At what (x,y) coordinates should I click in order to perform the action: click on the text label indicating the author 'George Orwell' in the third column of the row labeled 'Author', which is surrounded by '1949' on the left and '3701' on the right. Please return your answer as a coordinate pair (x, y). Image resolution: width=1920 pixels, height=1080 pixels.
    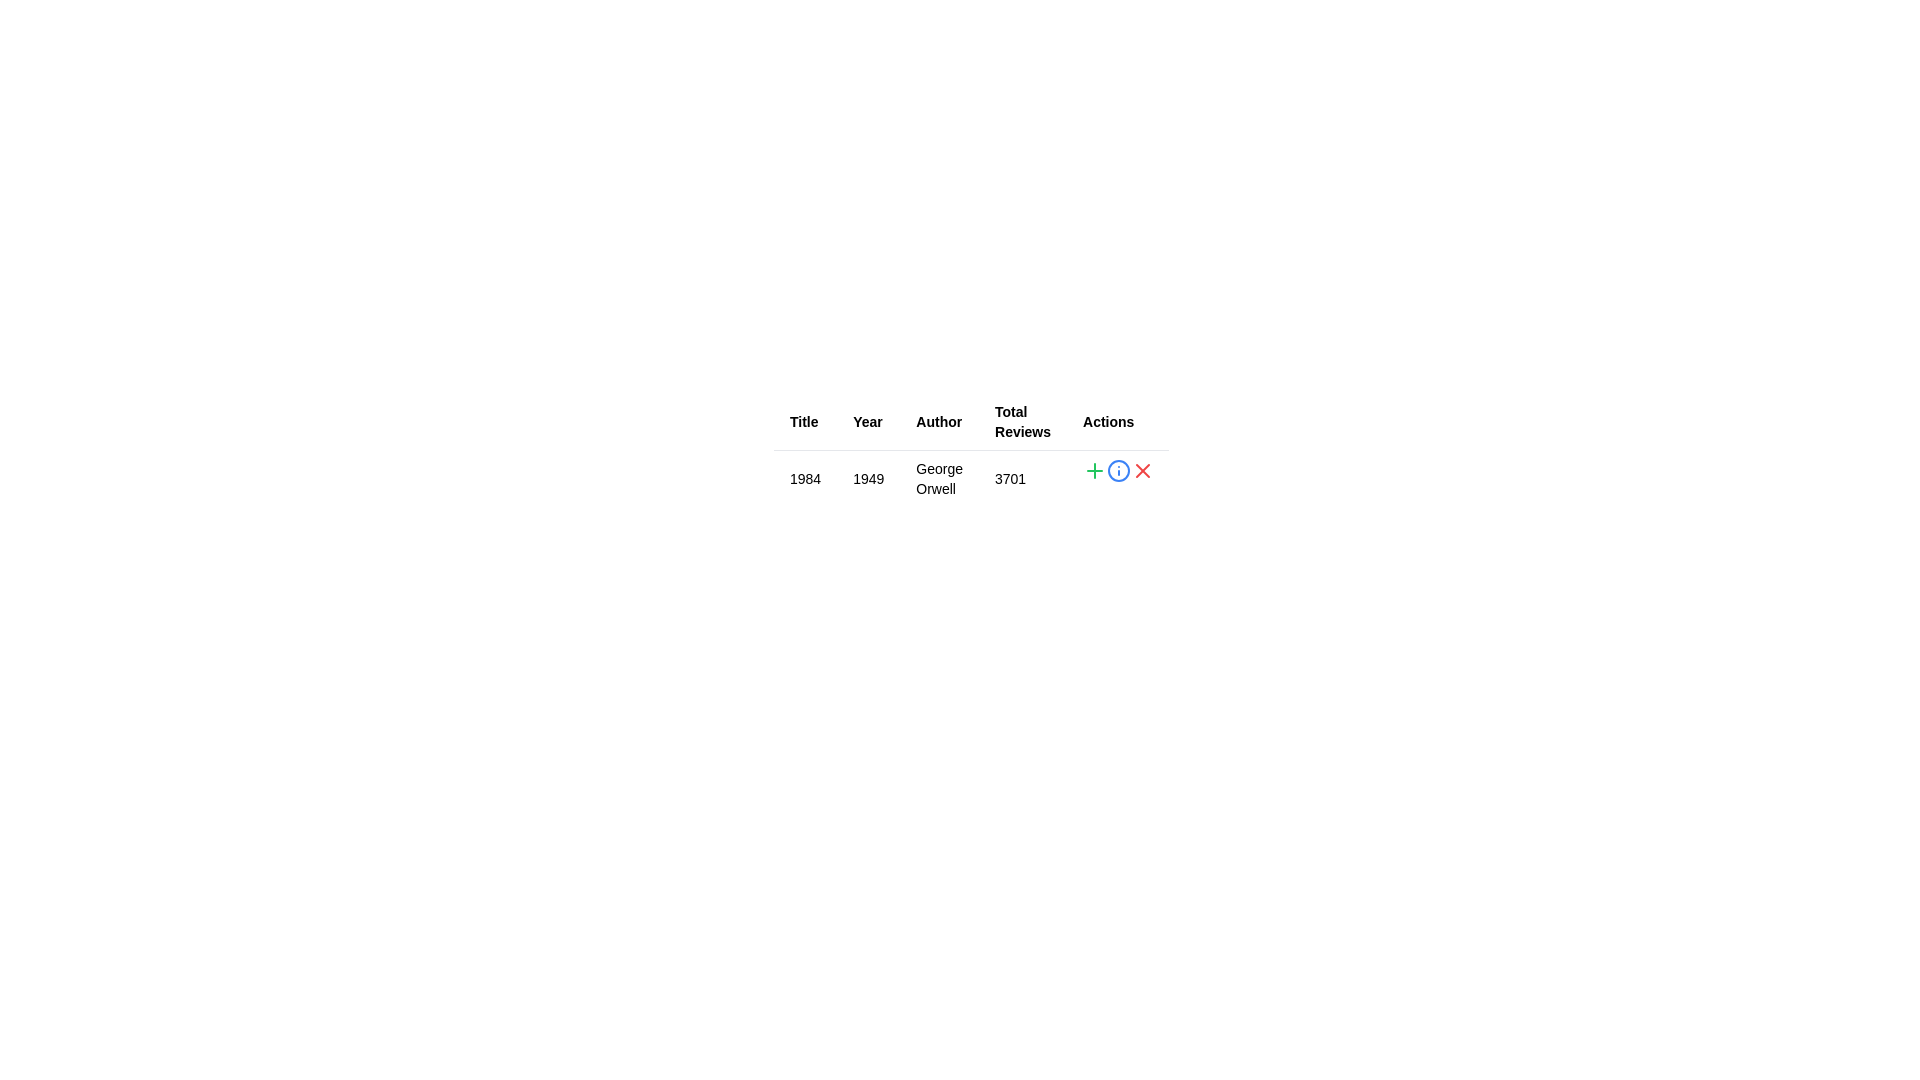
    Looking at the image, I should click on (938, 478).